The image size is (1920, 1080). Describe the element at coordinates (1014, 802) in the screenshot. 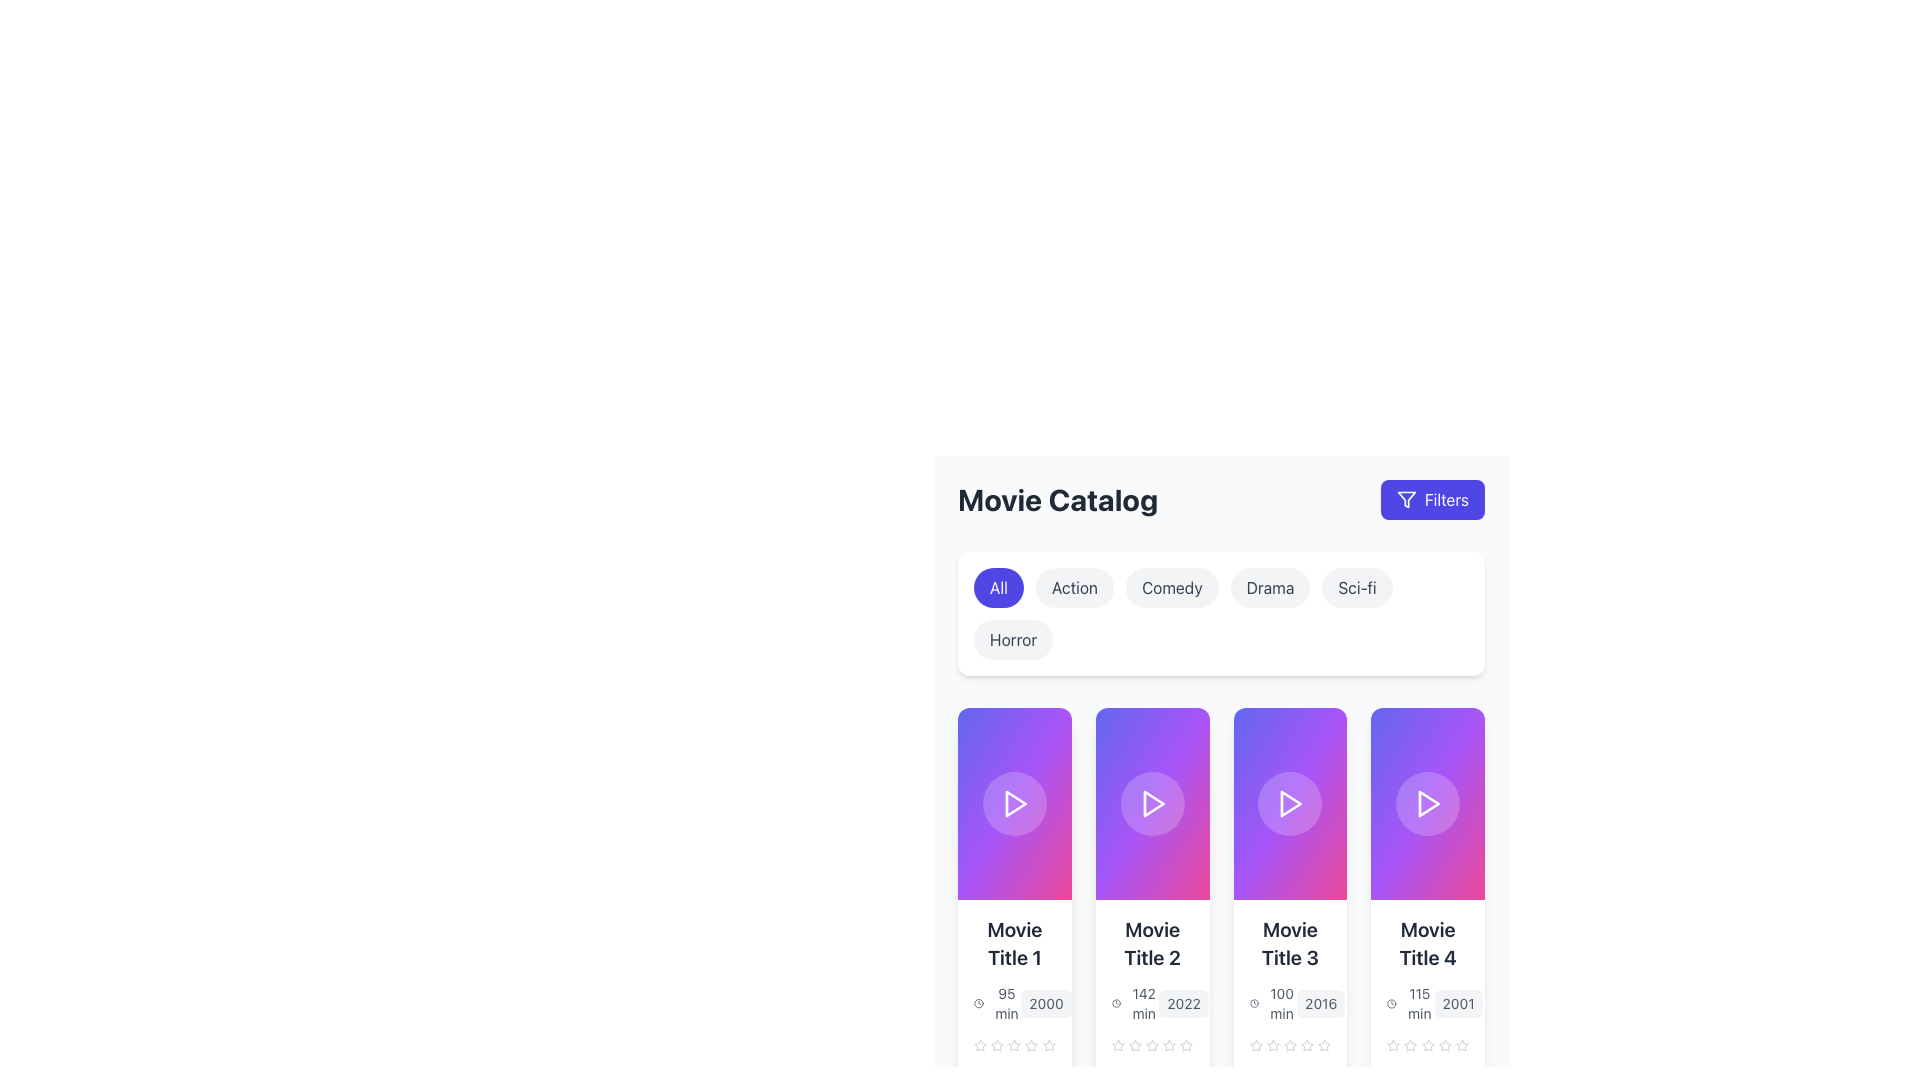

I see `the Play button icon located in the first card of the movie catalog carousel` at that location.